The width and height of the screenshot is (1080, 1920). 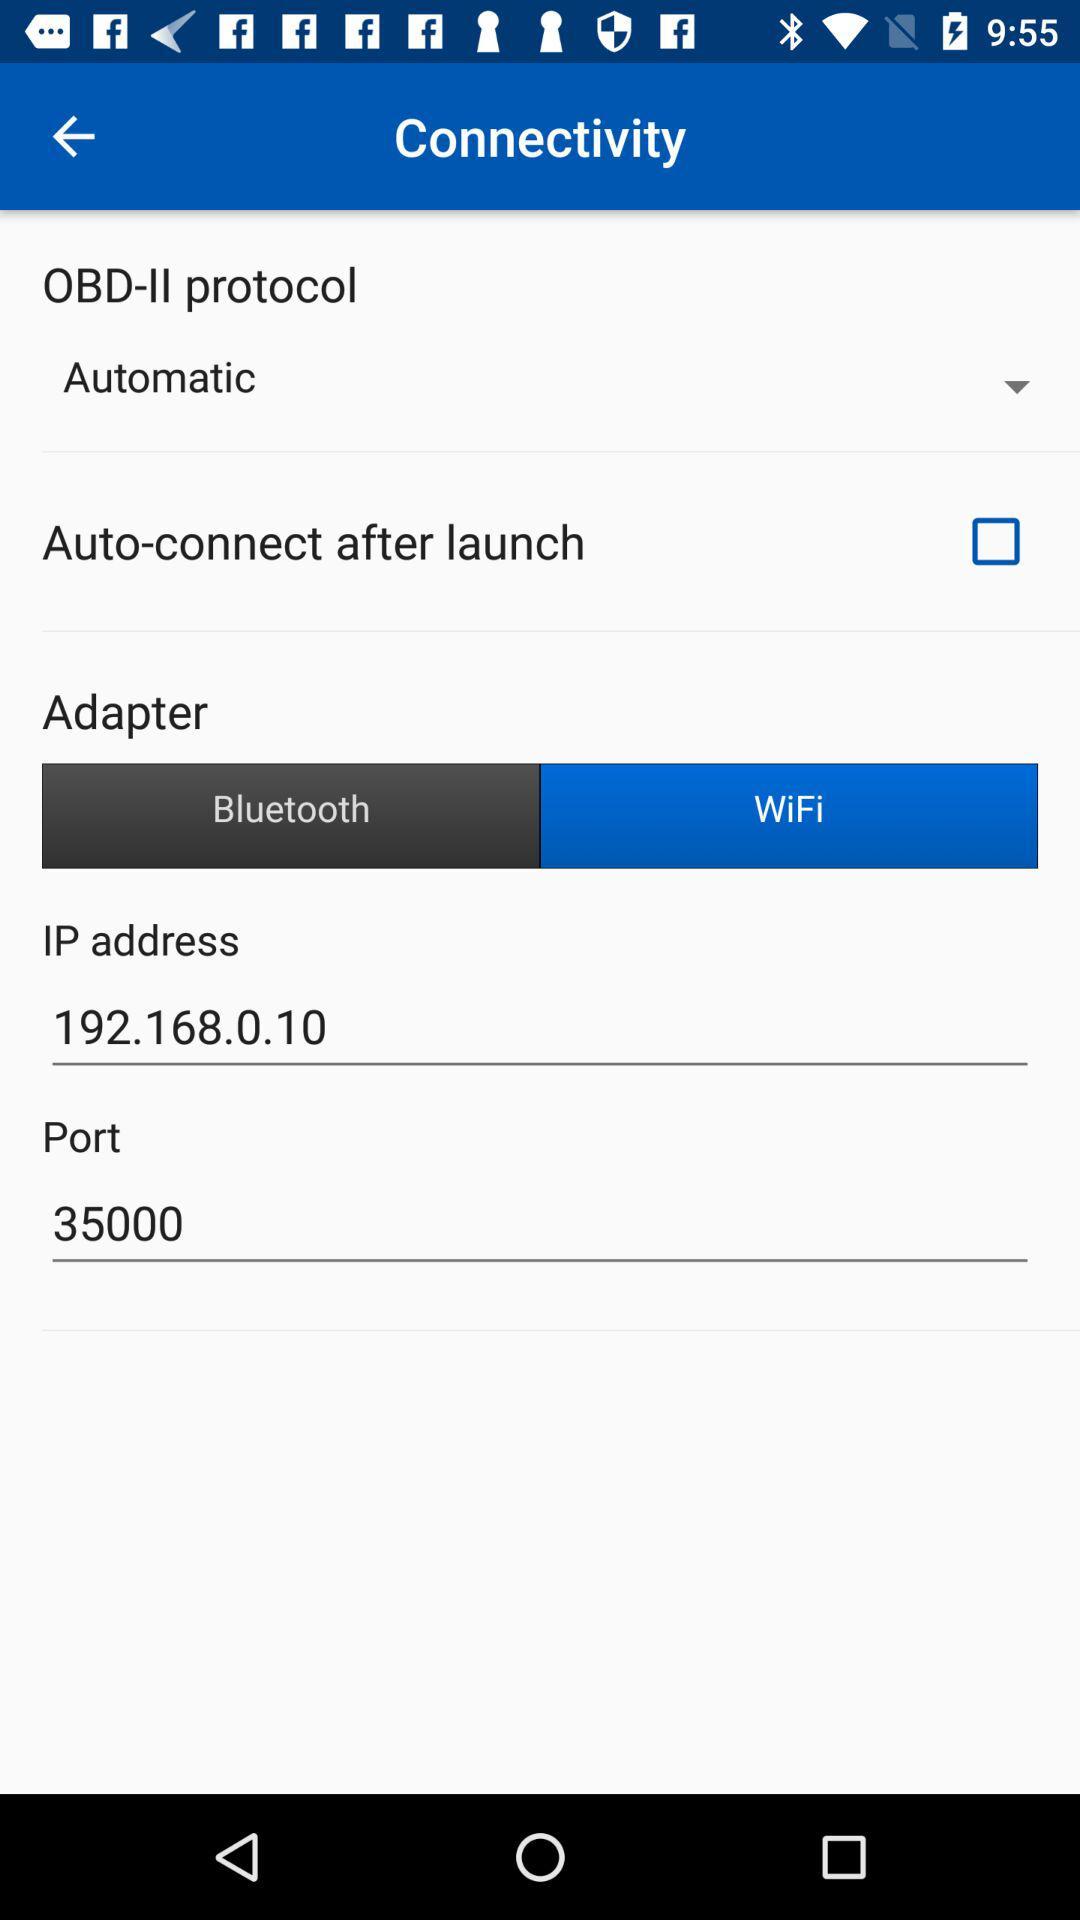 I want to click on check option for auto-connect, so click(x=995, y=541).